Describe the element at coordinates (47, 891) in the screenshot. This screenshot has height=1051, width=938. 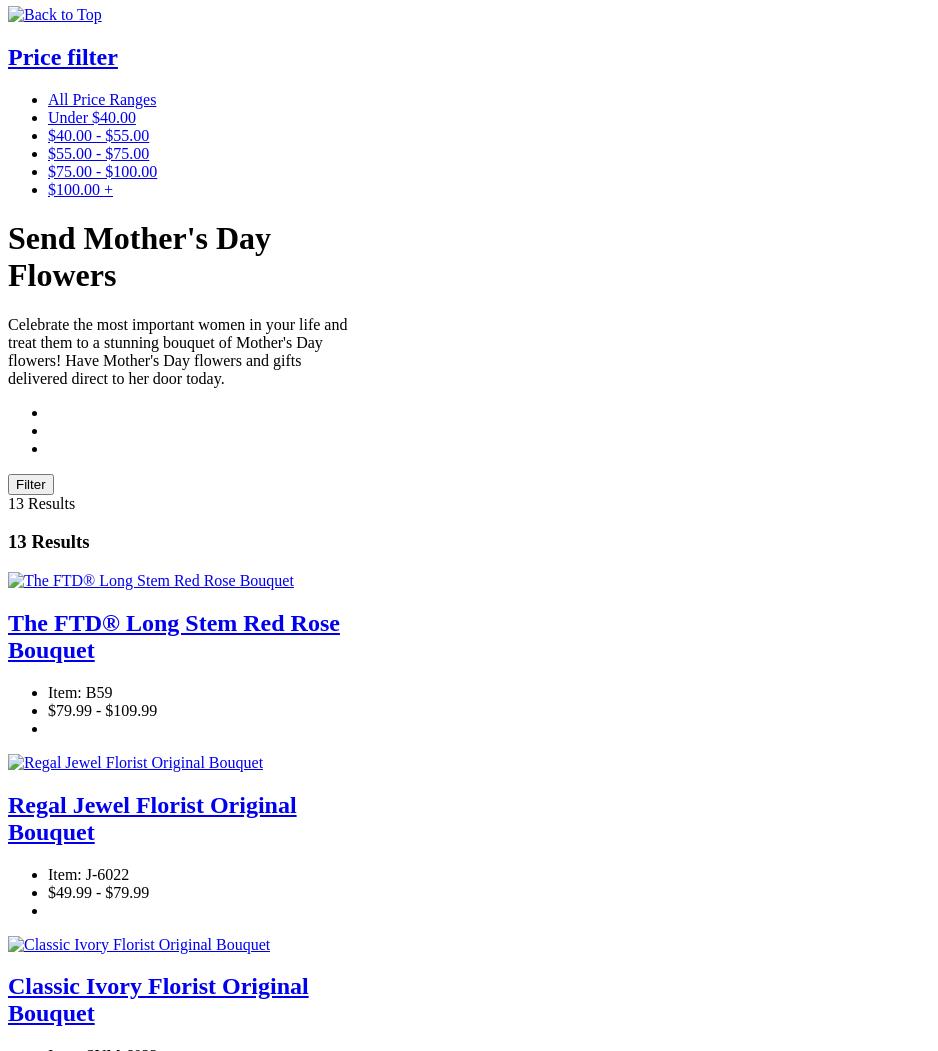
I see `'$49.99	- $79.99'` at that location.